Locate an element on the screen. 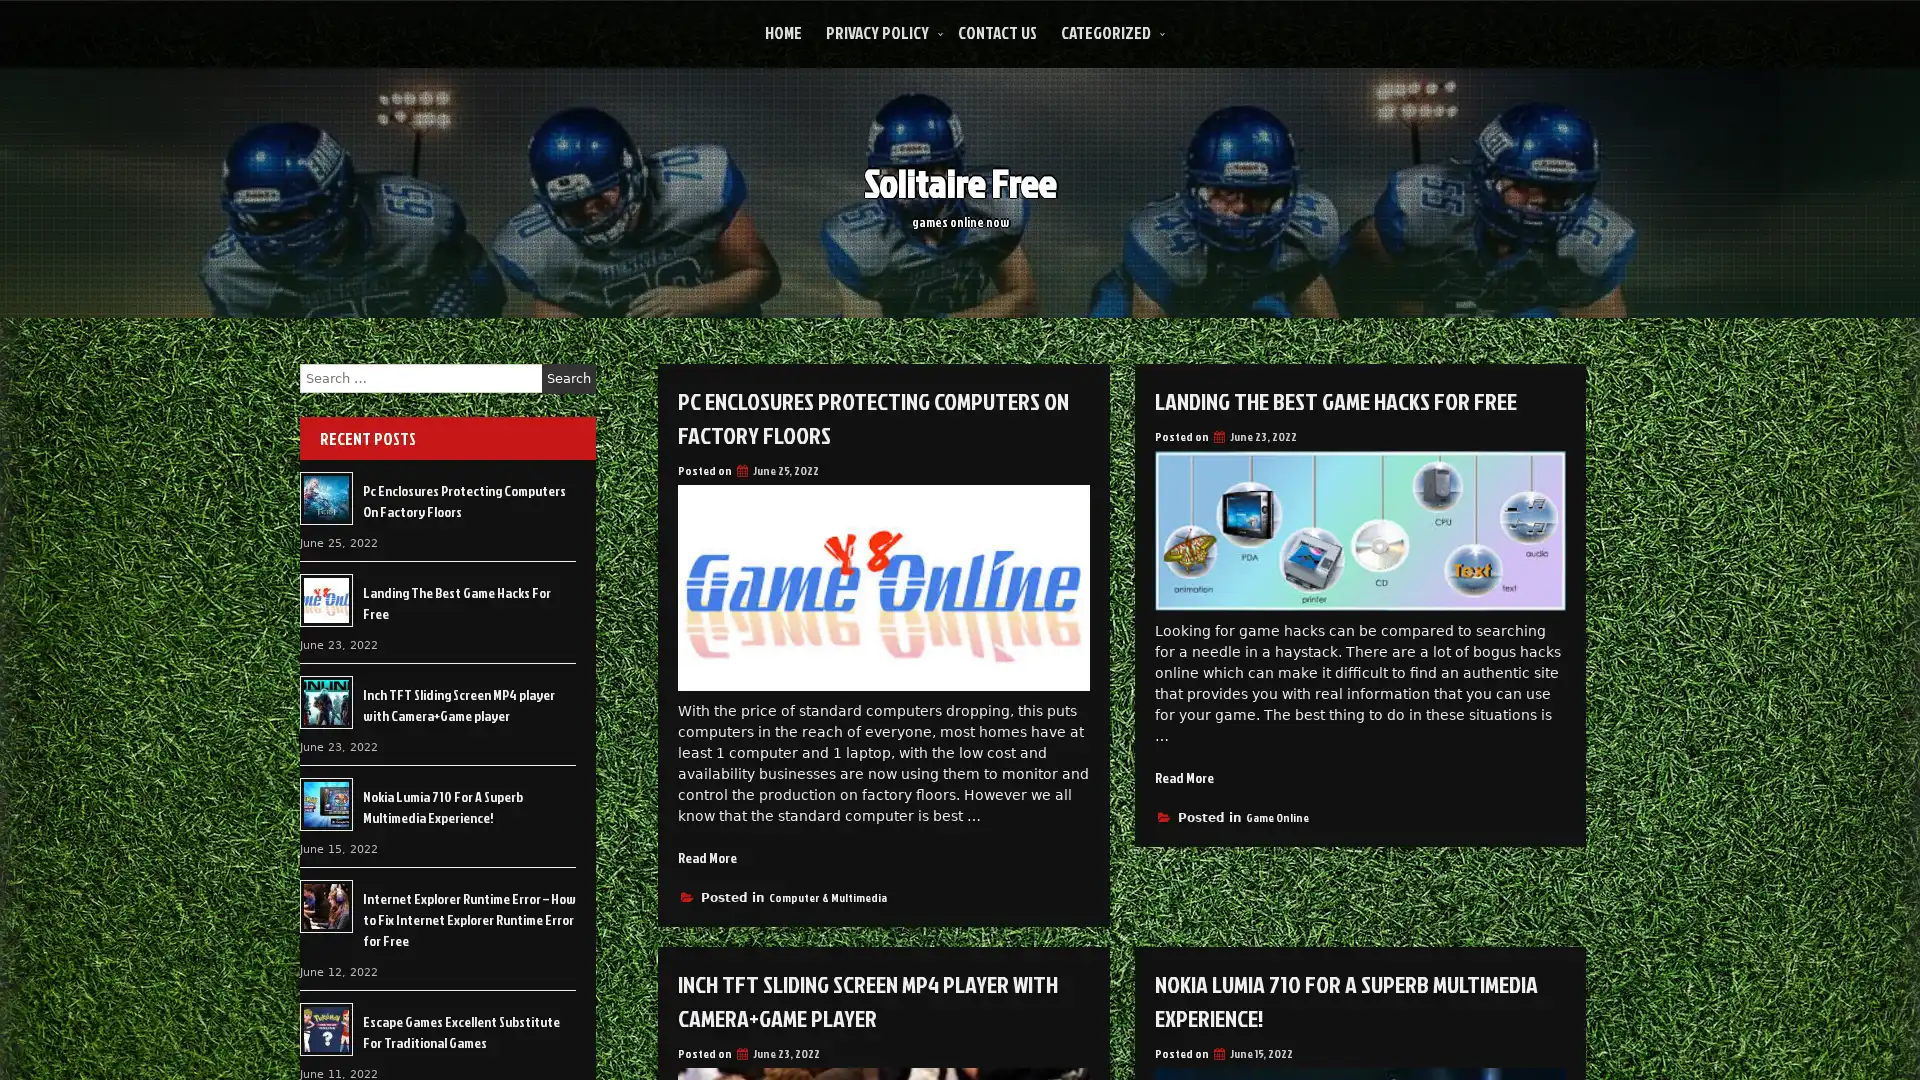 This screenshot has height=1080, width=1920. Search is located at coordinates (568, 378).